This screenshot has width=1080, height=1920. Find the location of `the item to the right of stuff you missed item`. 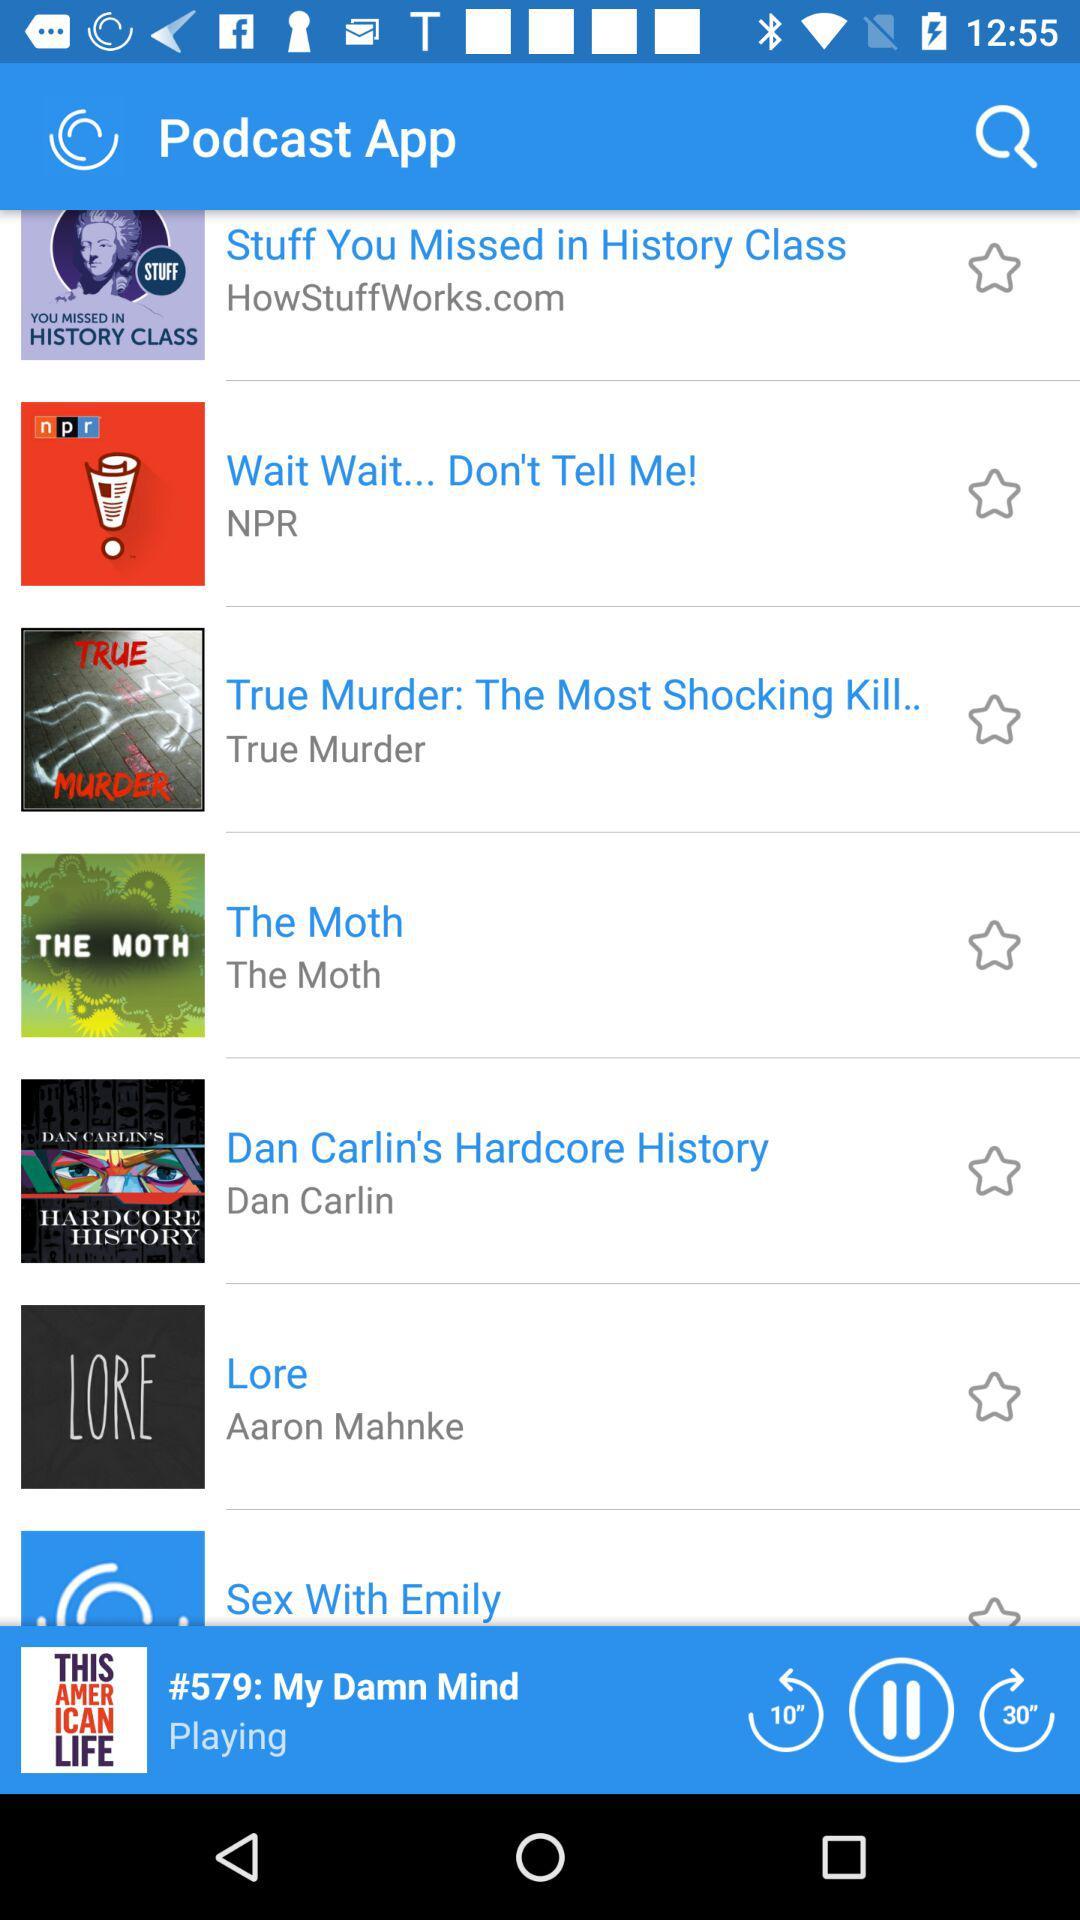

the item to the right of stuff you missed item is located at coordinates (1006, 135).